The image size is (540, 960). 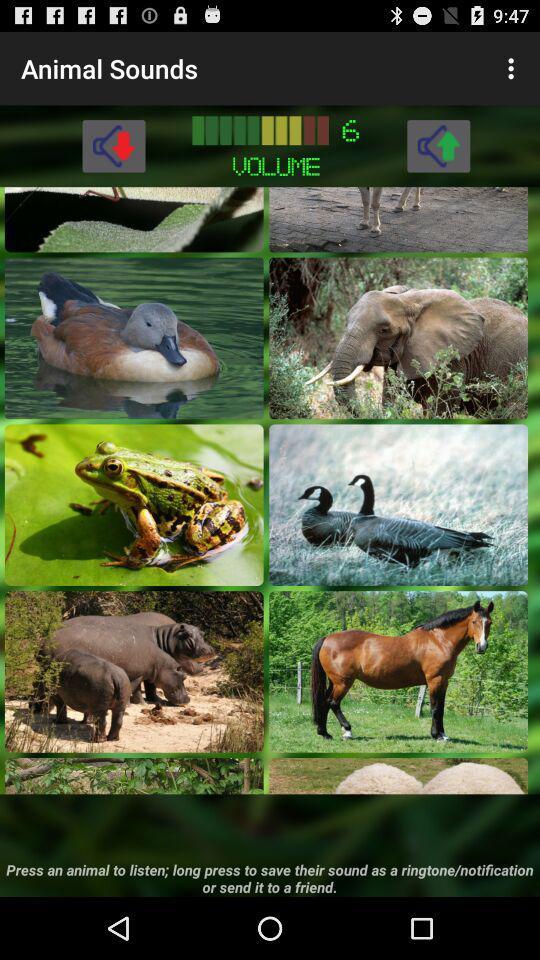 I want to click on click horse icon, so click(x=398, y=671).